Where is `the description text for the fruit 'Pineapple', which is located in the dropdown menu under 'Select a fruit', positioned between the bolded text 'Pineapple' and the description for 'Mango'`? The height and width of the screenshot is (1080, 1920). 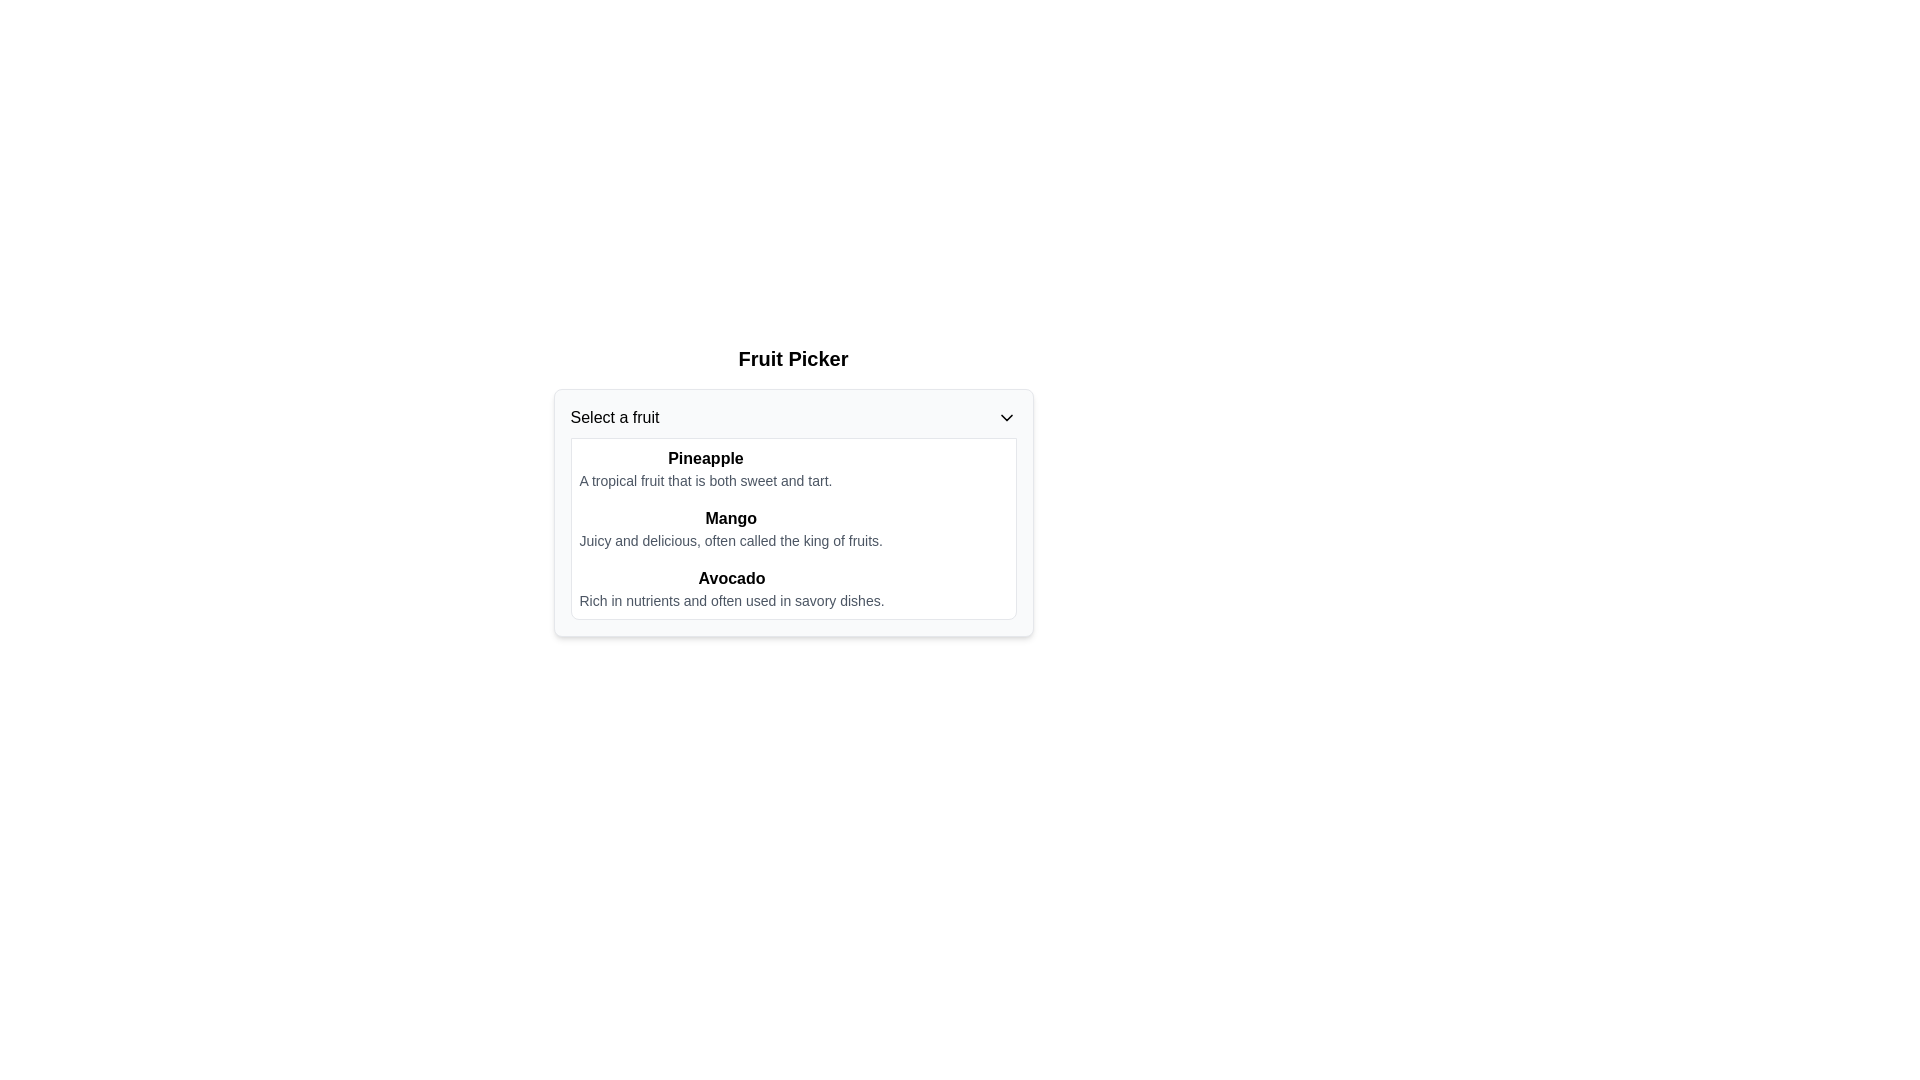
the description text for the fruit 'Pineapple', which is located in the dropdown menu under 'Select a fruit', positioned between the bolded text 'Pineapple' and the description for 'Mango' is located at coordinates (705, 481).